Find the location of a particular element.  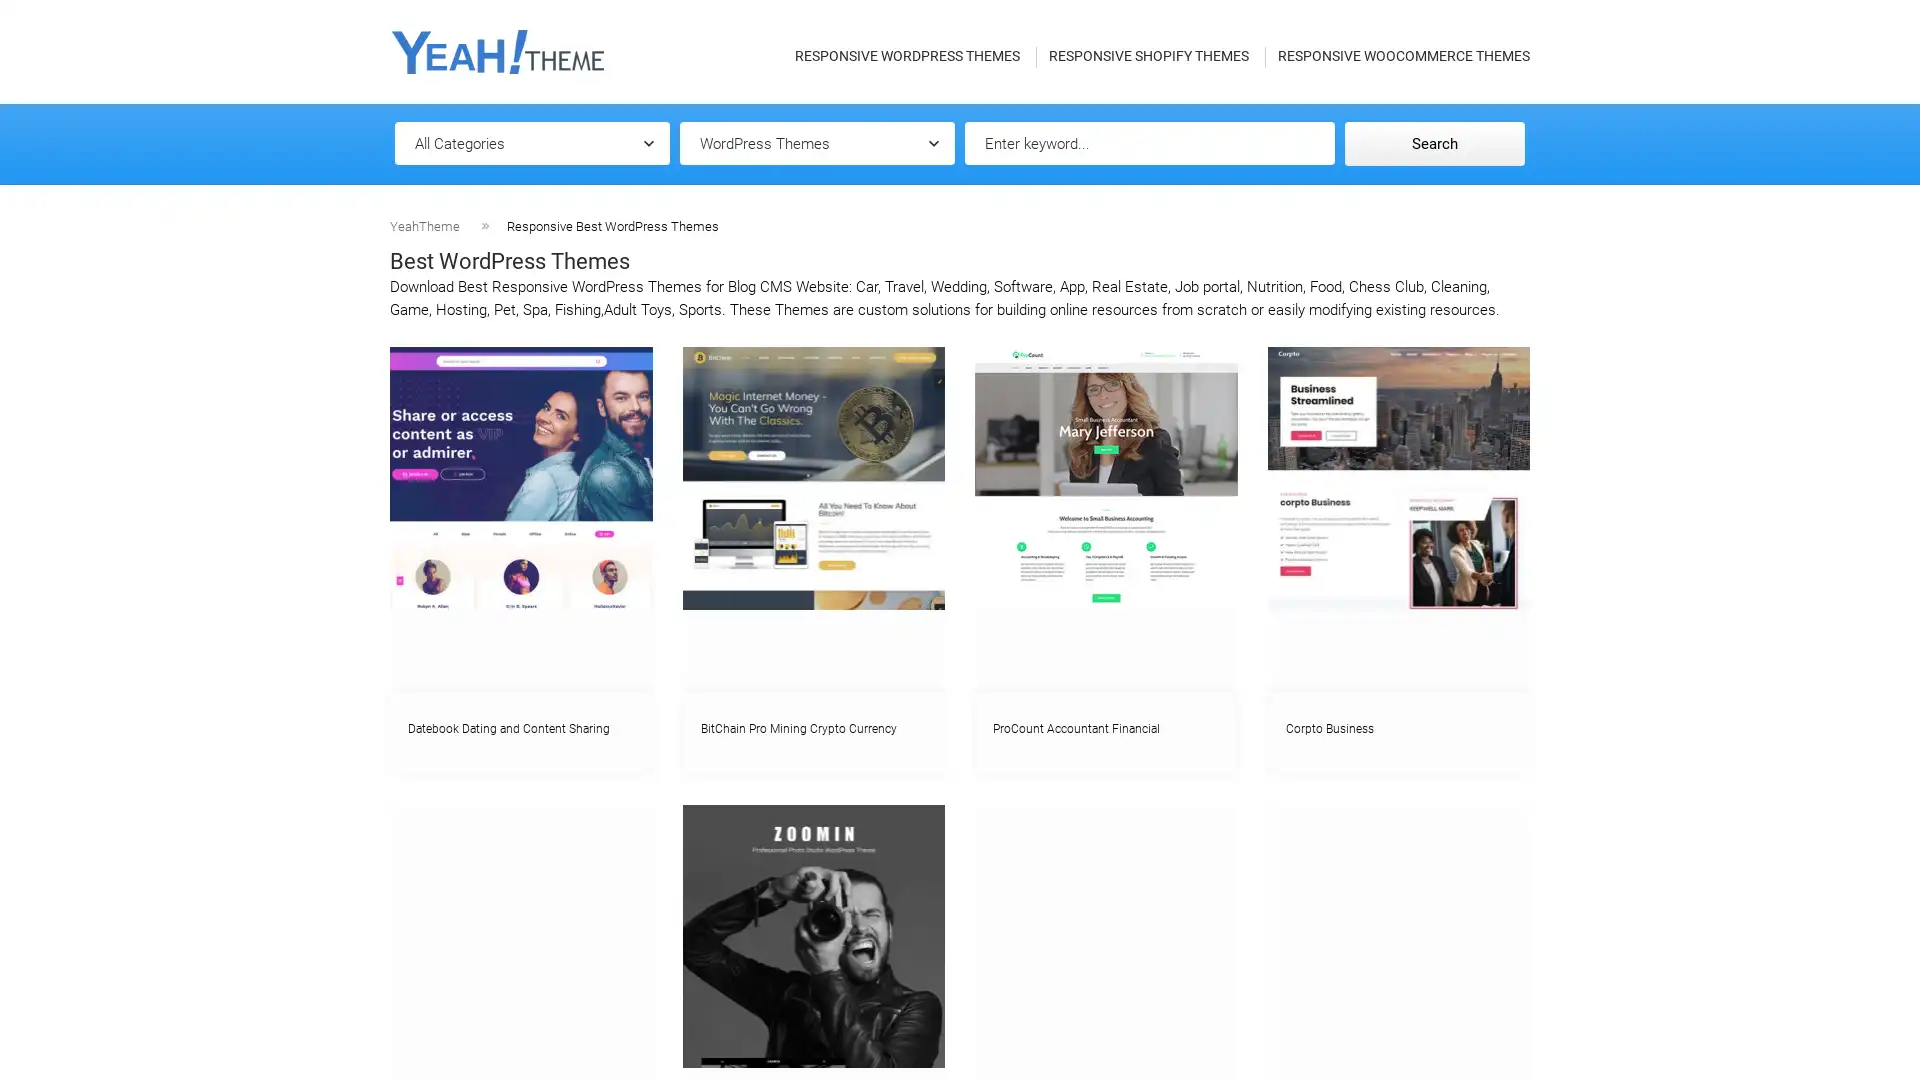

Search is located at coordinates (1434, 142).